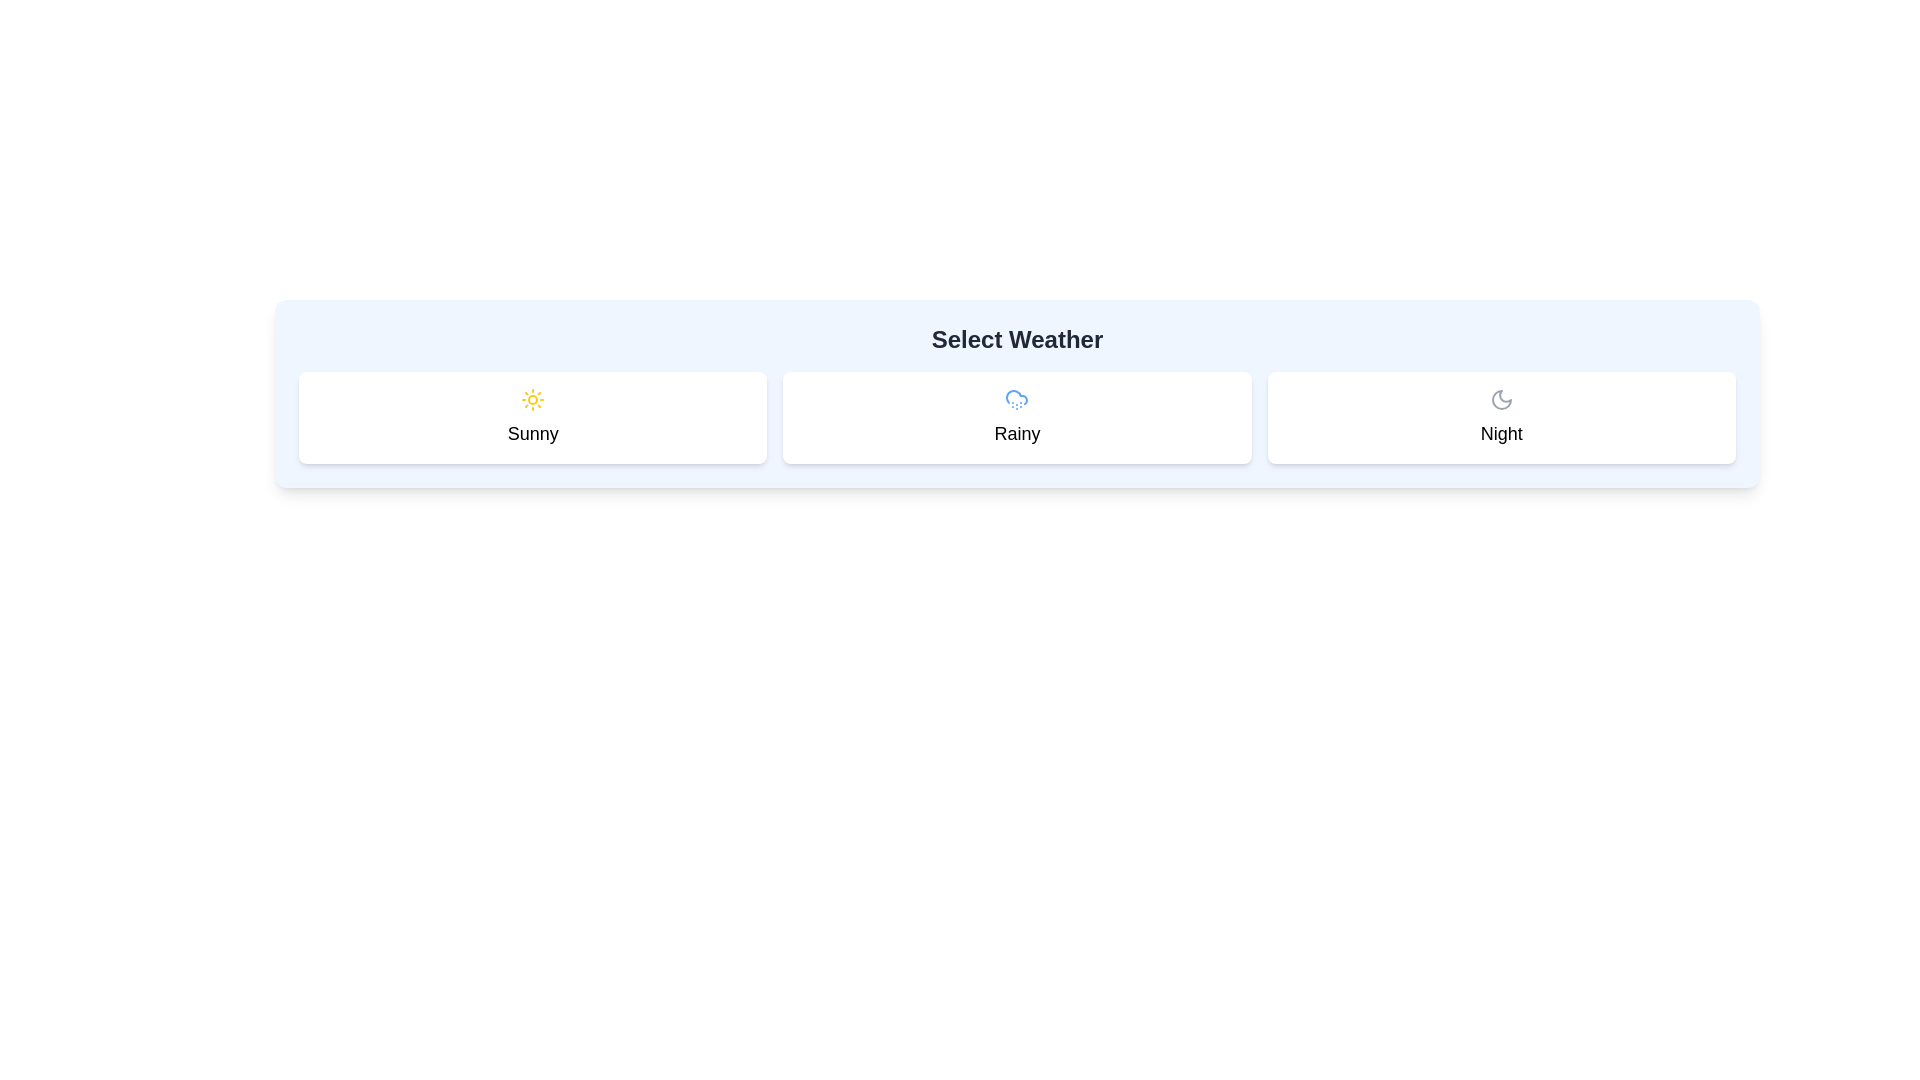 Image resolution: width=1920 pixels, height=1080 pixels. What do you see at coordinates (1501, 416) in the screenshot?
I see `the card displaying the text 'Night' and a moon icon` at bounding box center [1501, 416].